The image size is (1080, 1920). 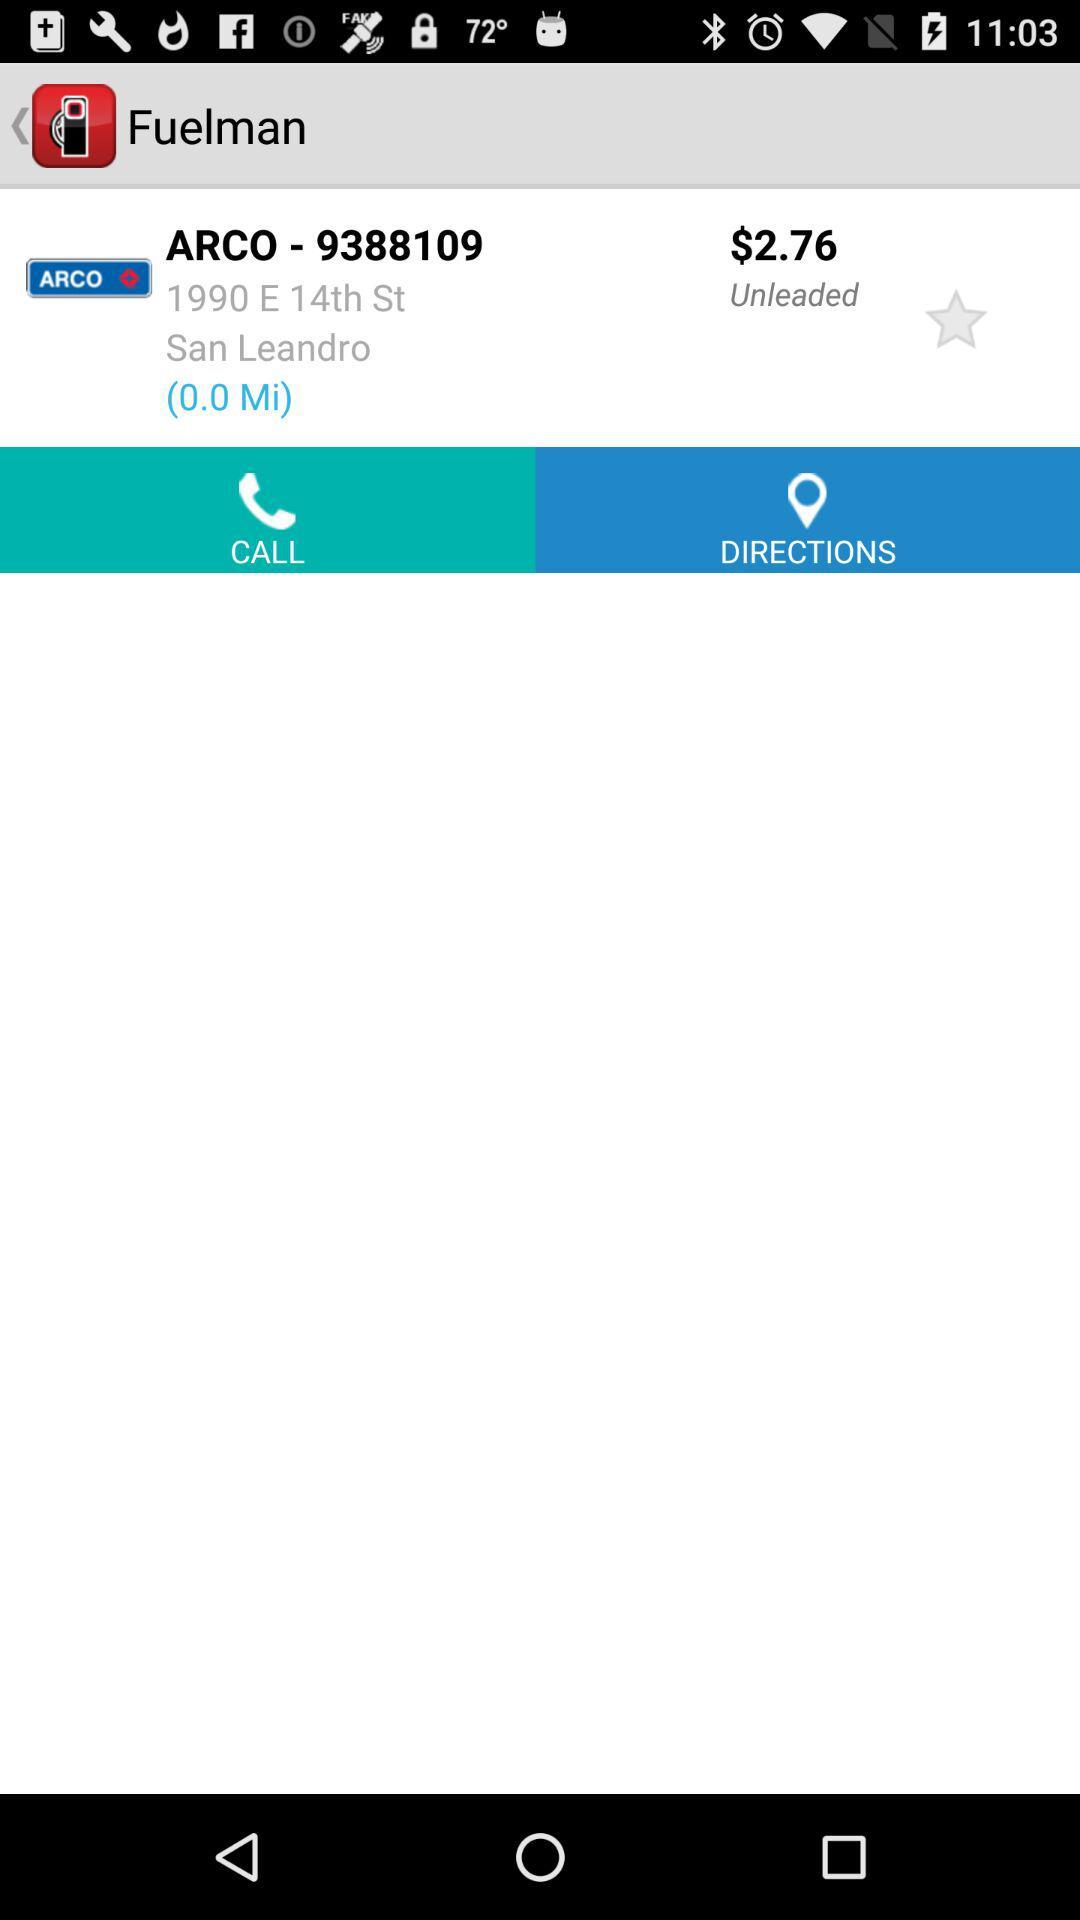 What do you see at coordinates (955, 316) in the screenshot?
I see `app next to the unleaded app` at bounding box center [955, 316].